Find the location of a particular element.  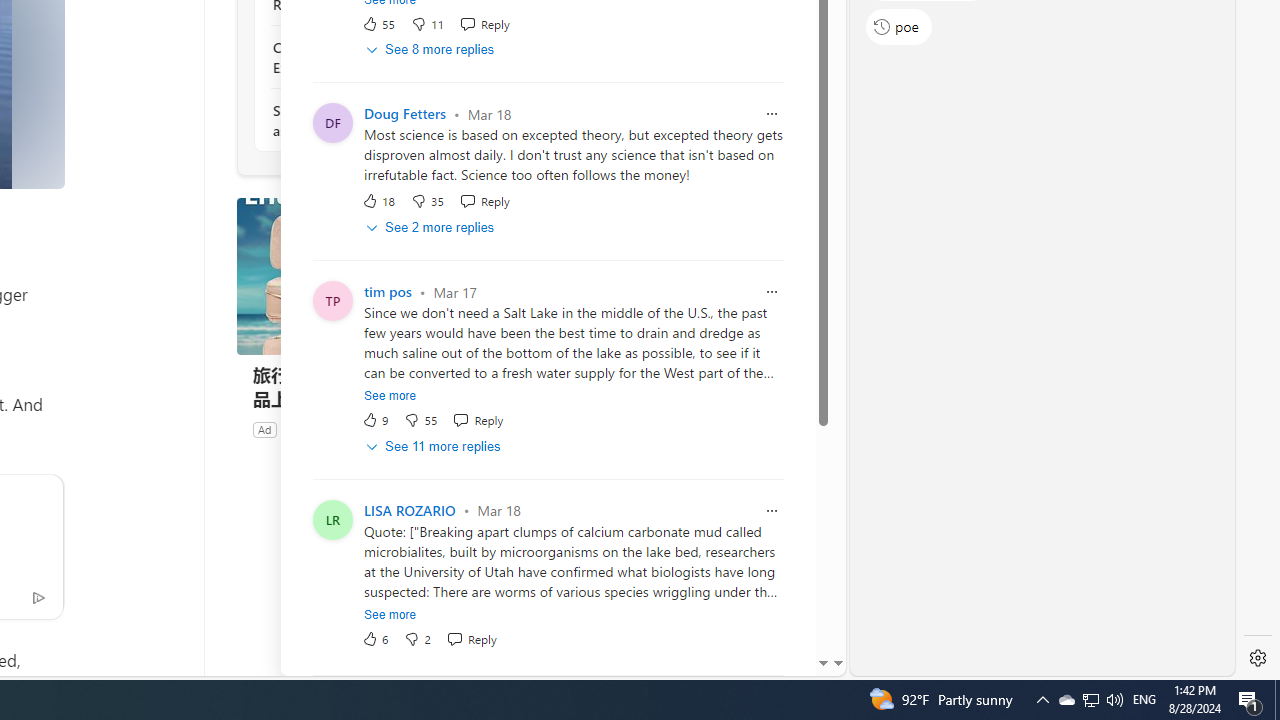

'55 Like' is located at coordinates (378, 23).